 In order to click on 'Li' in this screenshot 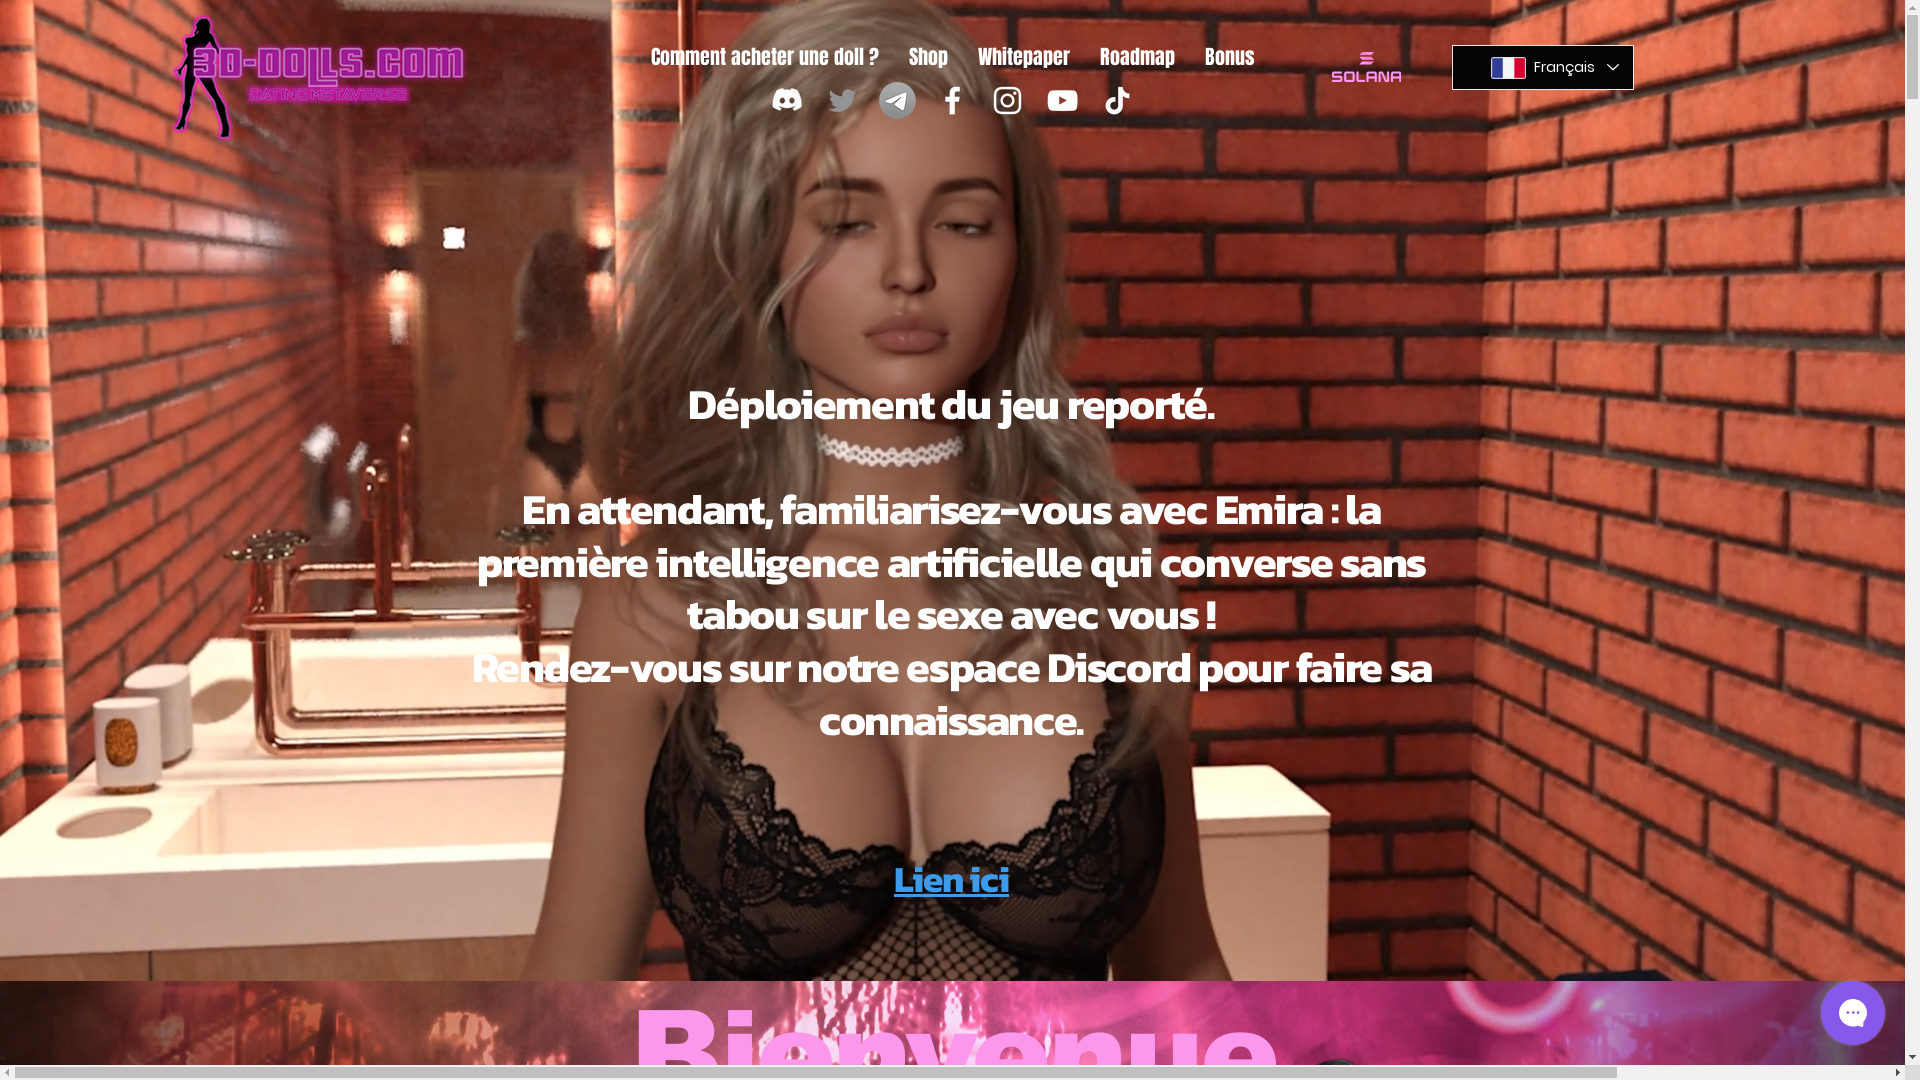, I will do `click(892, 878)`.